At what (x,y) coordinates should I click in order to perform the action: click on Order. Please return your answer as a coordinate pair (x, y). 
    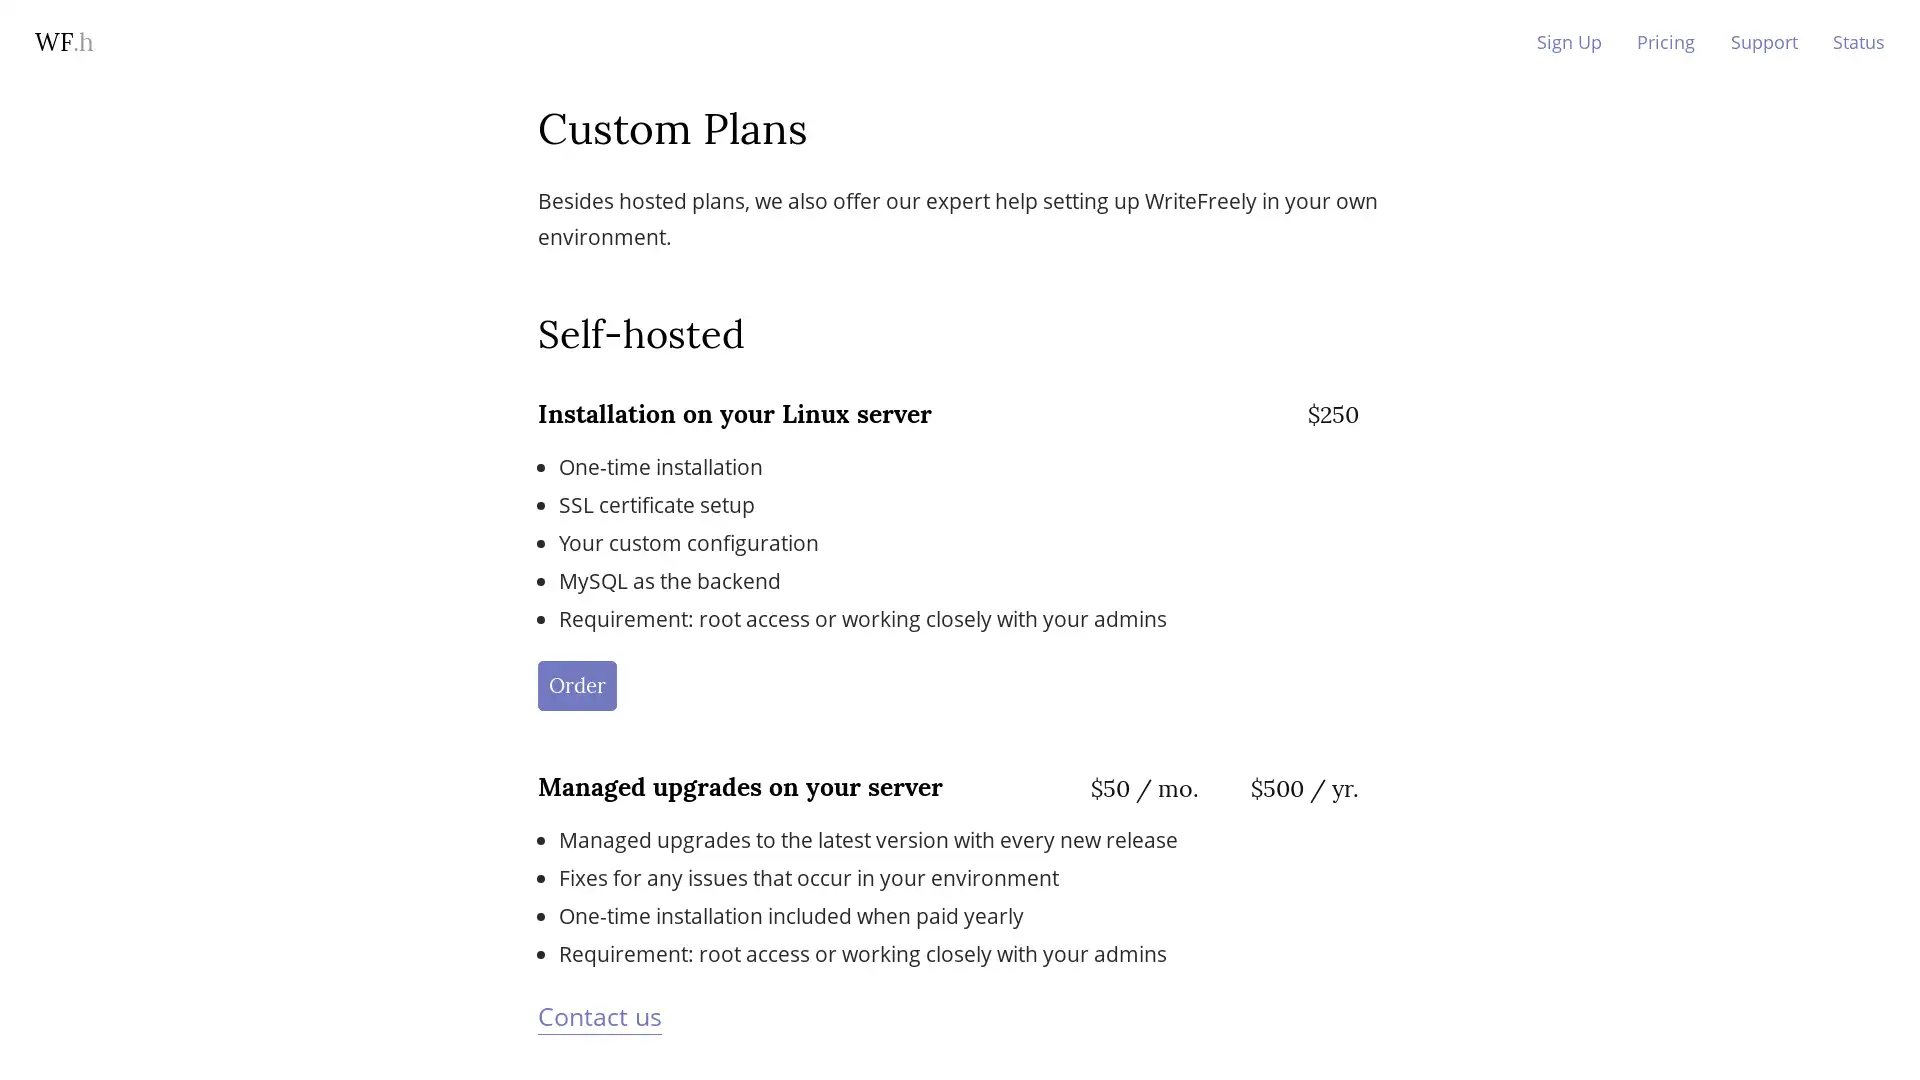
    Looking at the image, I should click on (576, 685).